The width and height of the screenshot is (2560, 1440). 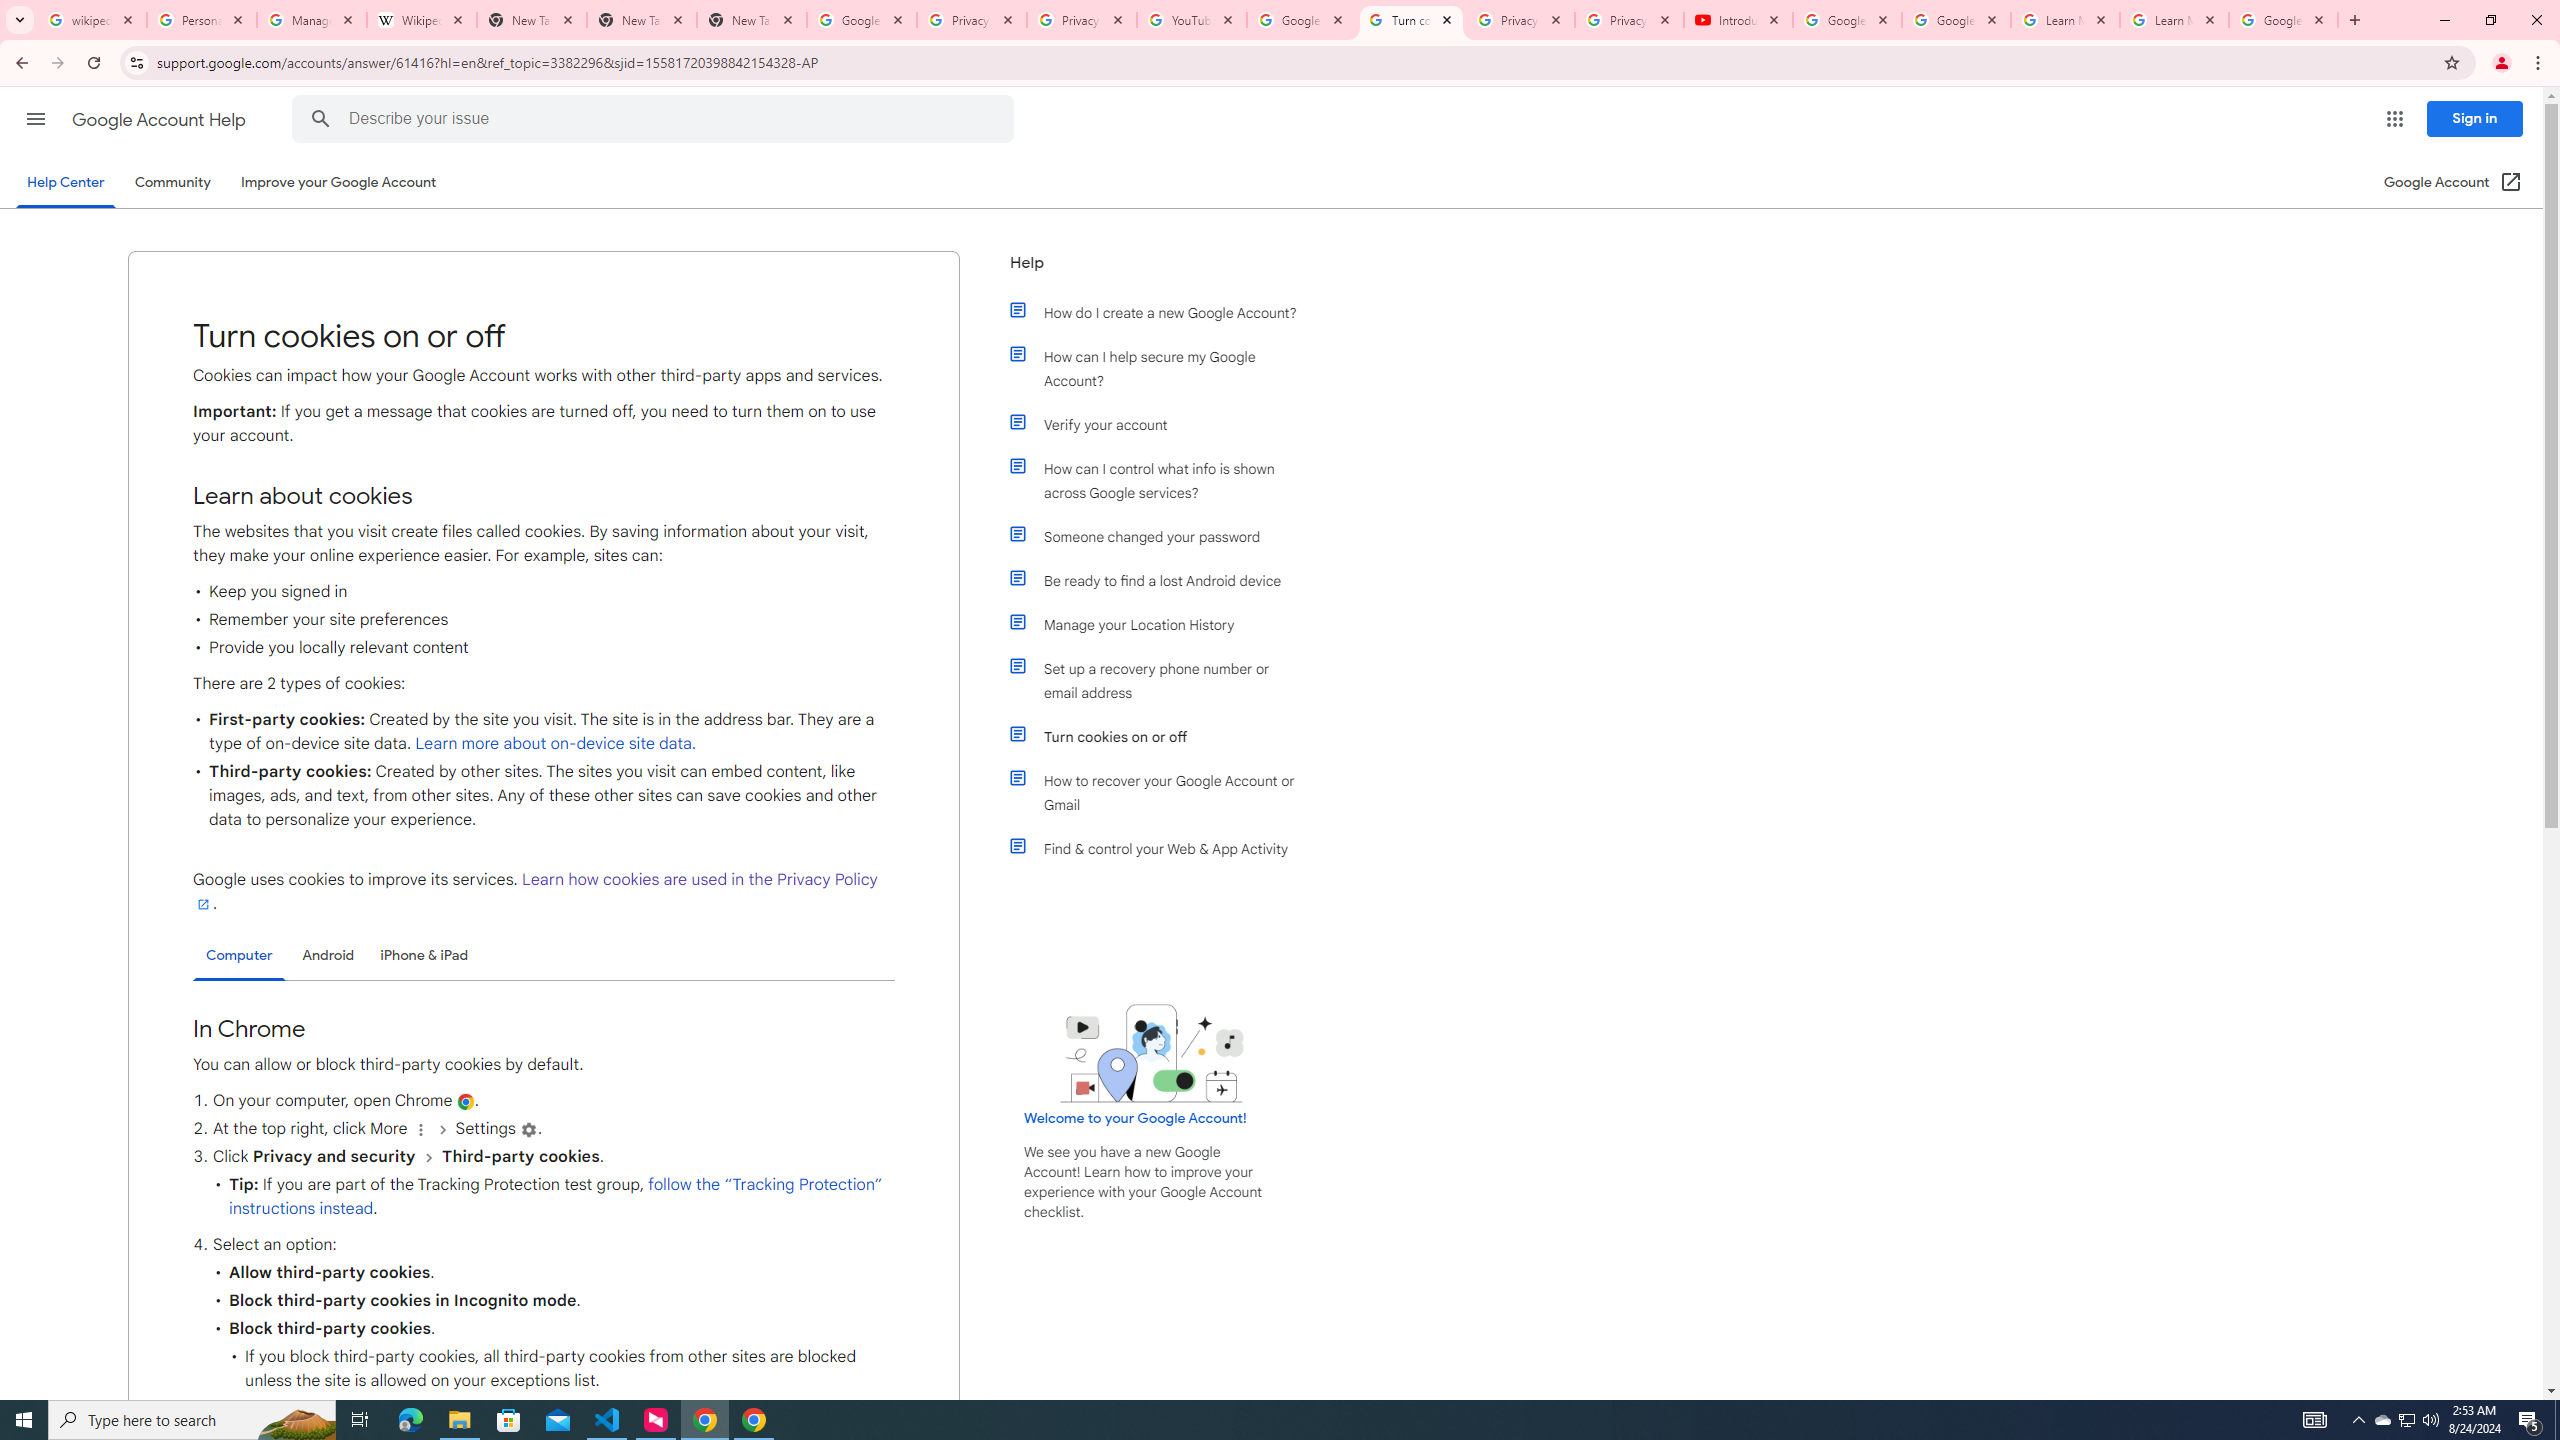 I want to click on 'Introduction | Google Privacy Policy - YouTube', so click(x=1737, y=19).